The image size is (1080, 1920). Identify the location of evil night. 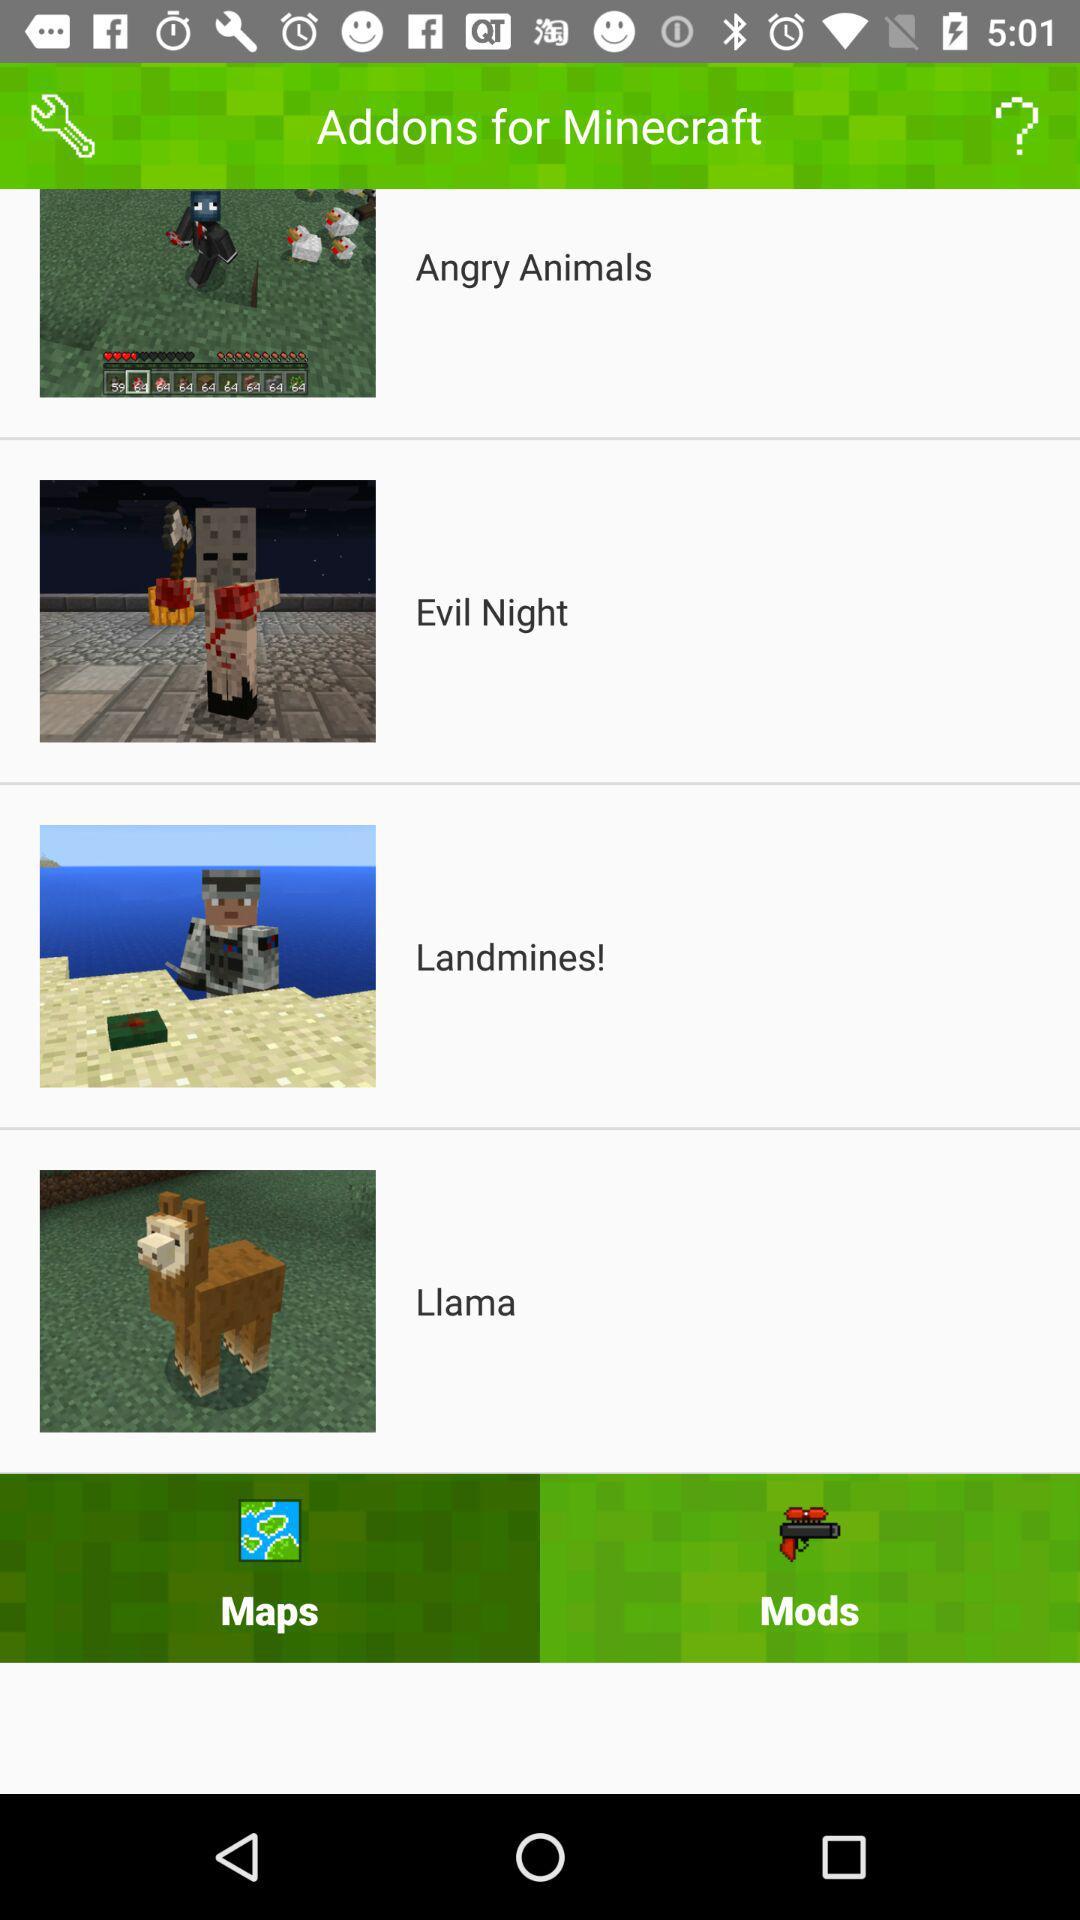
(492, 610).